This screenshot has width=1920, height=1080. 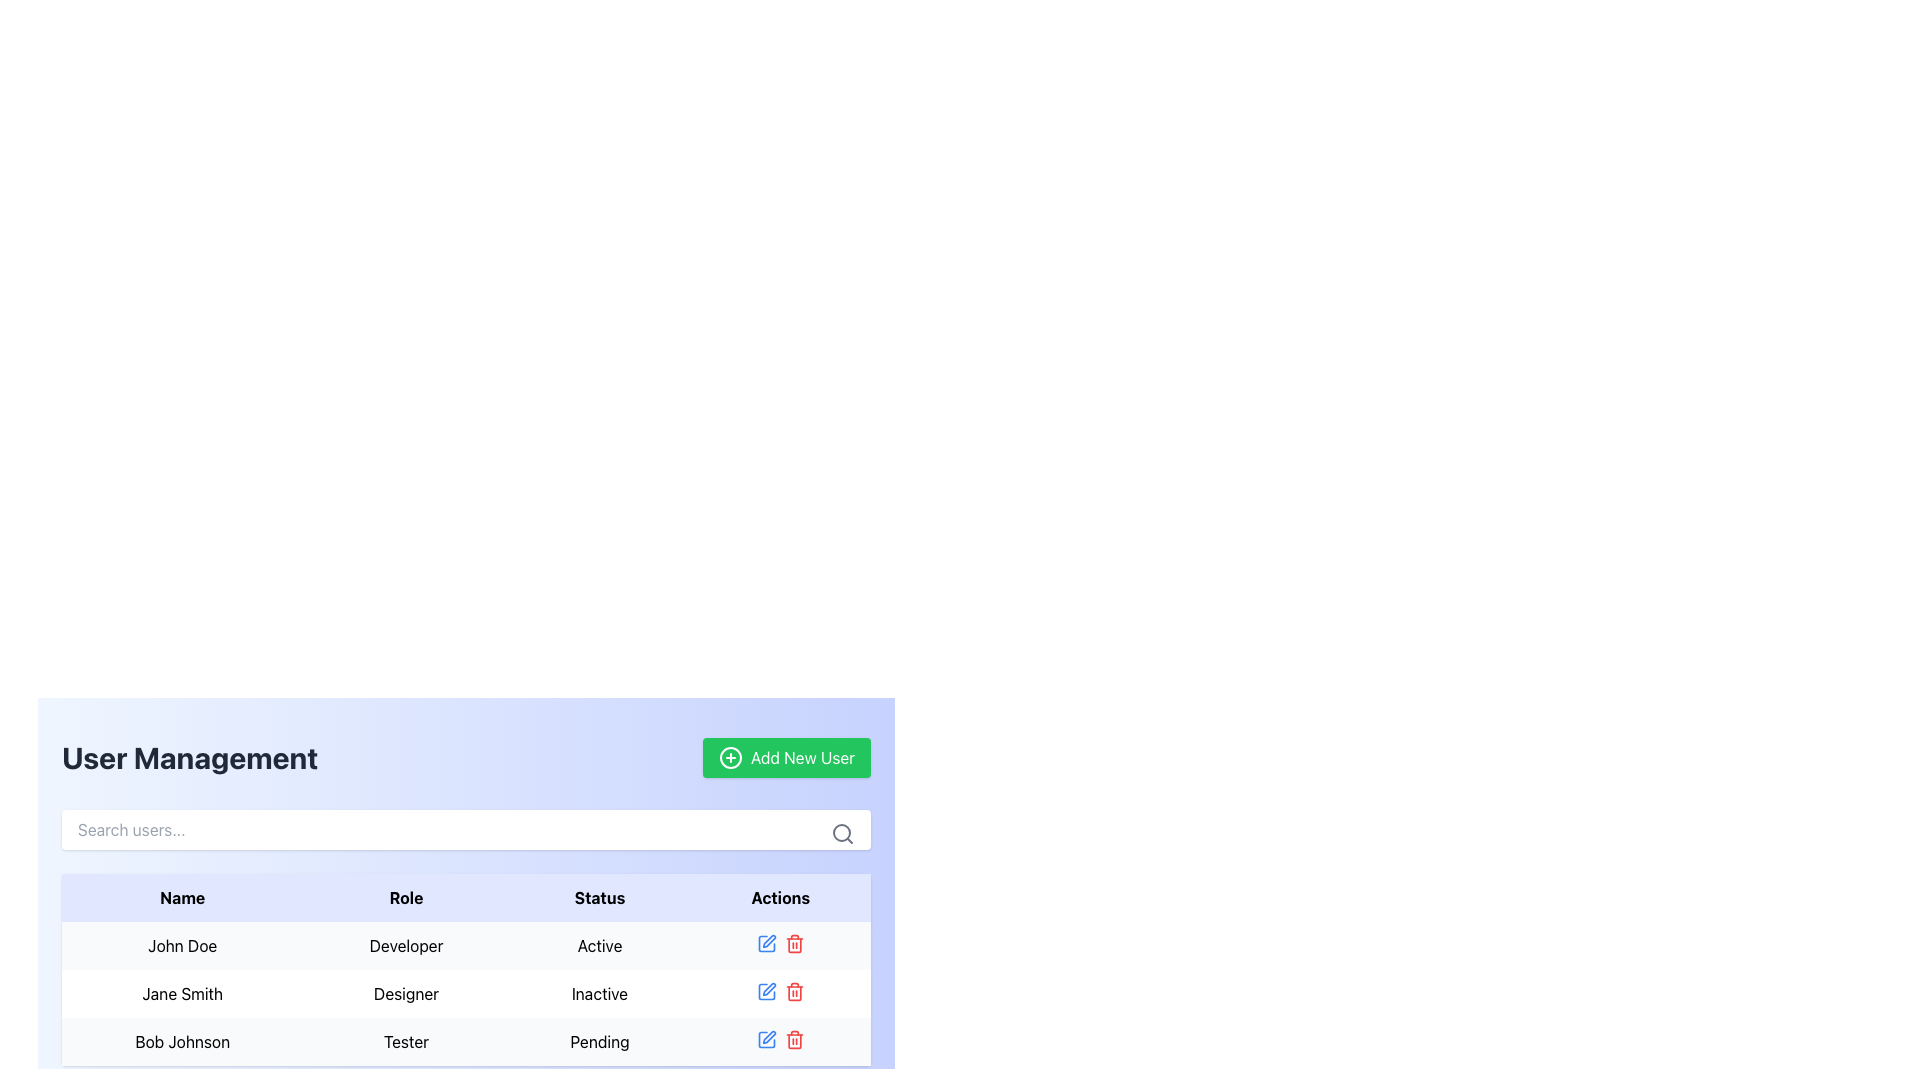 What do you see at coordinates (465, 968) in the screenshot?
I see `the user details by interacting with the first data row in the user management table, which displays the user's name, role, and status` at bounding box center [465, 968].